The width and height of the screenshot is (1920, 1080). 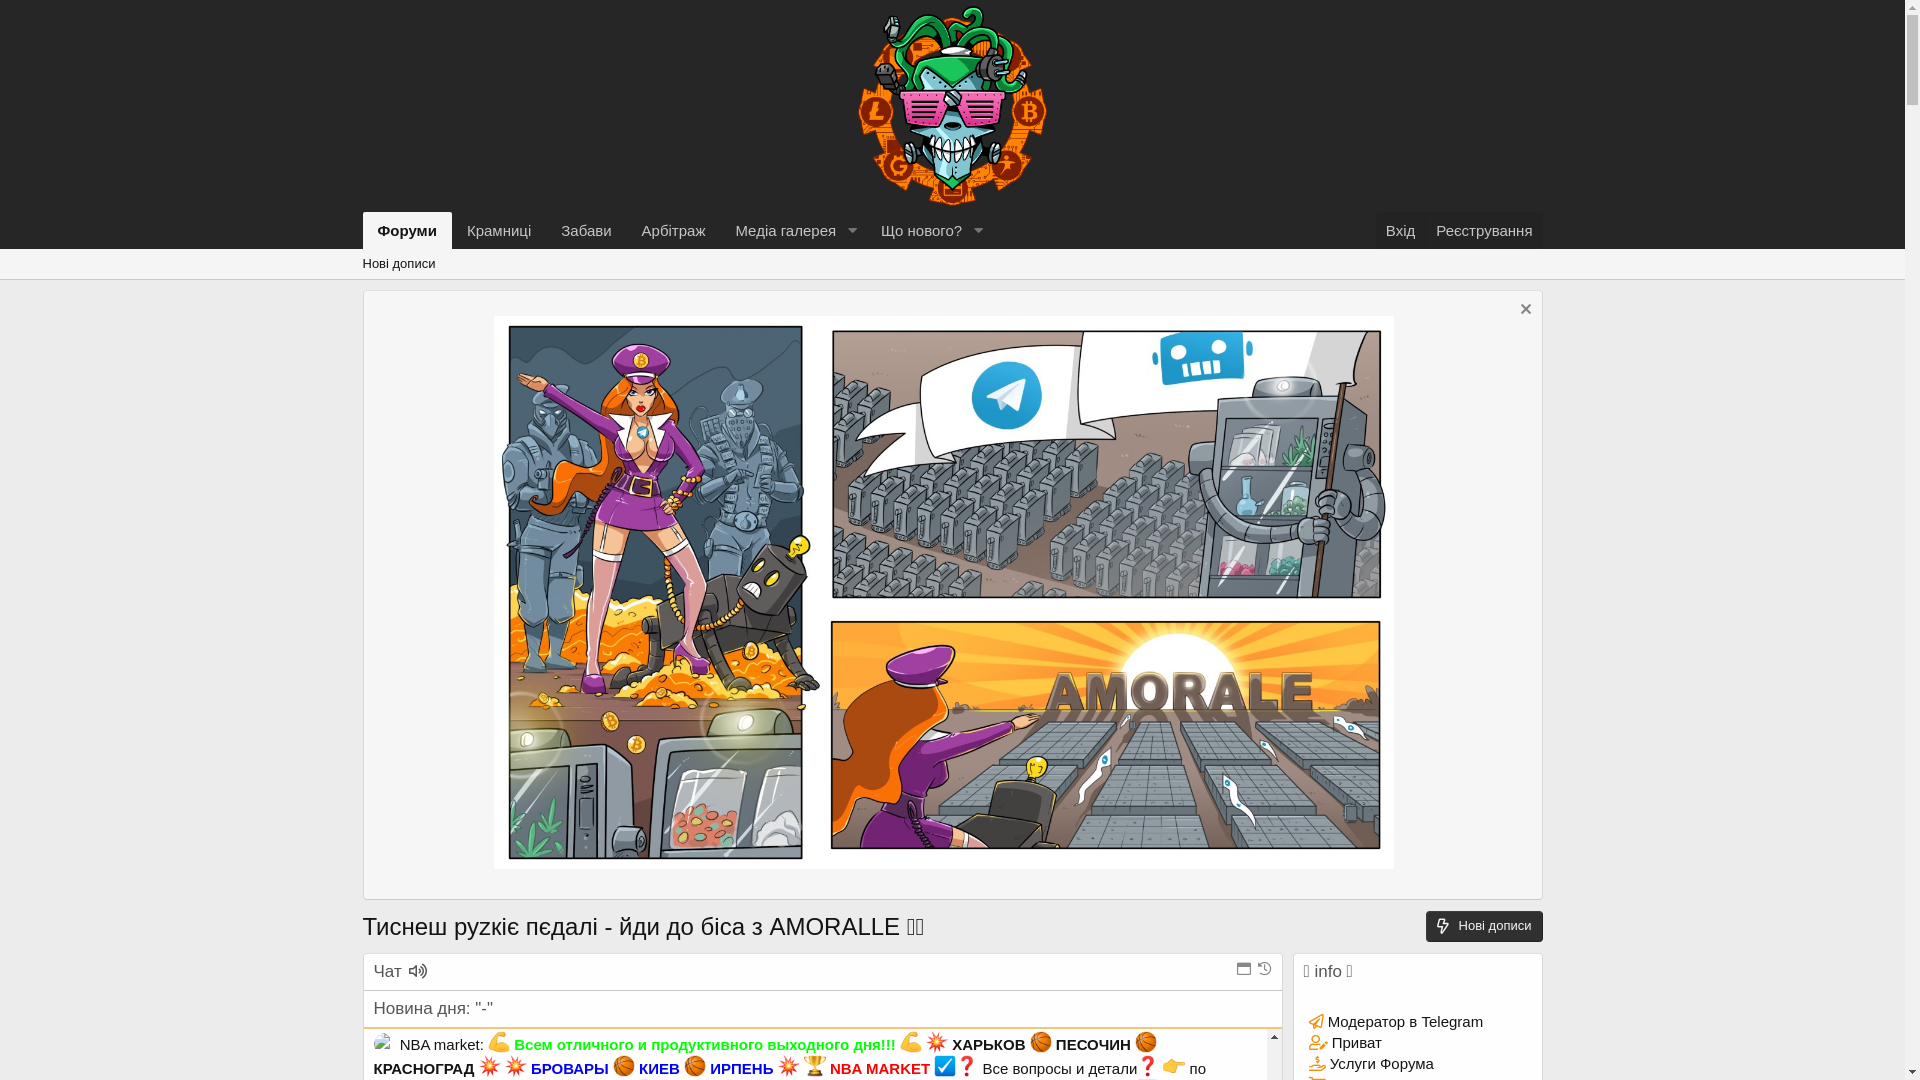 I want to click on 'Trophy    :trophy:', so click(x=815, y=1064).